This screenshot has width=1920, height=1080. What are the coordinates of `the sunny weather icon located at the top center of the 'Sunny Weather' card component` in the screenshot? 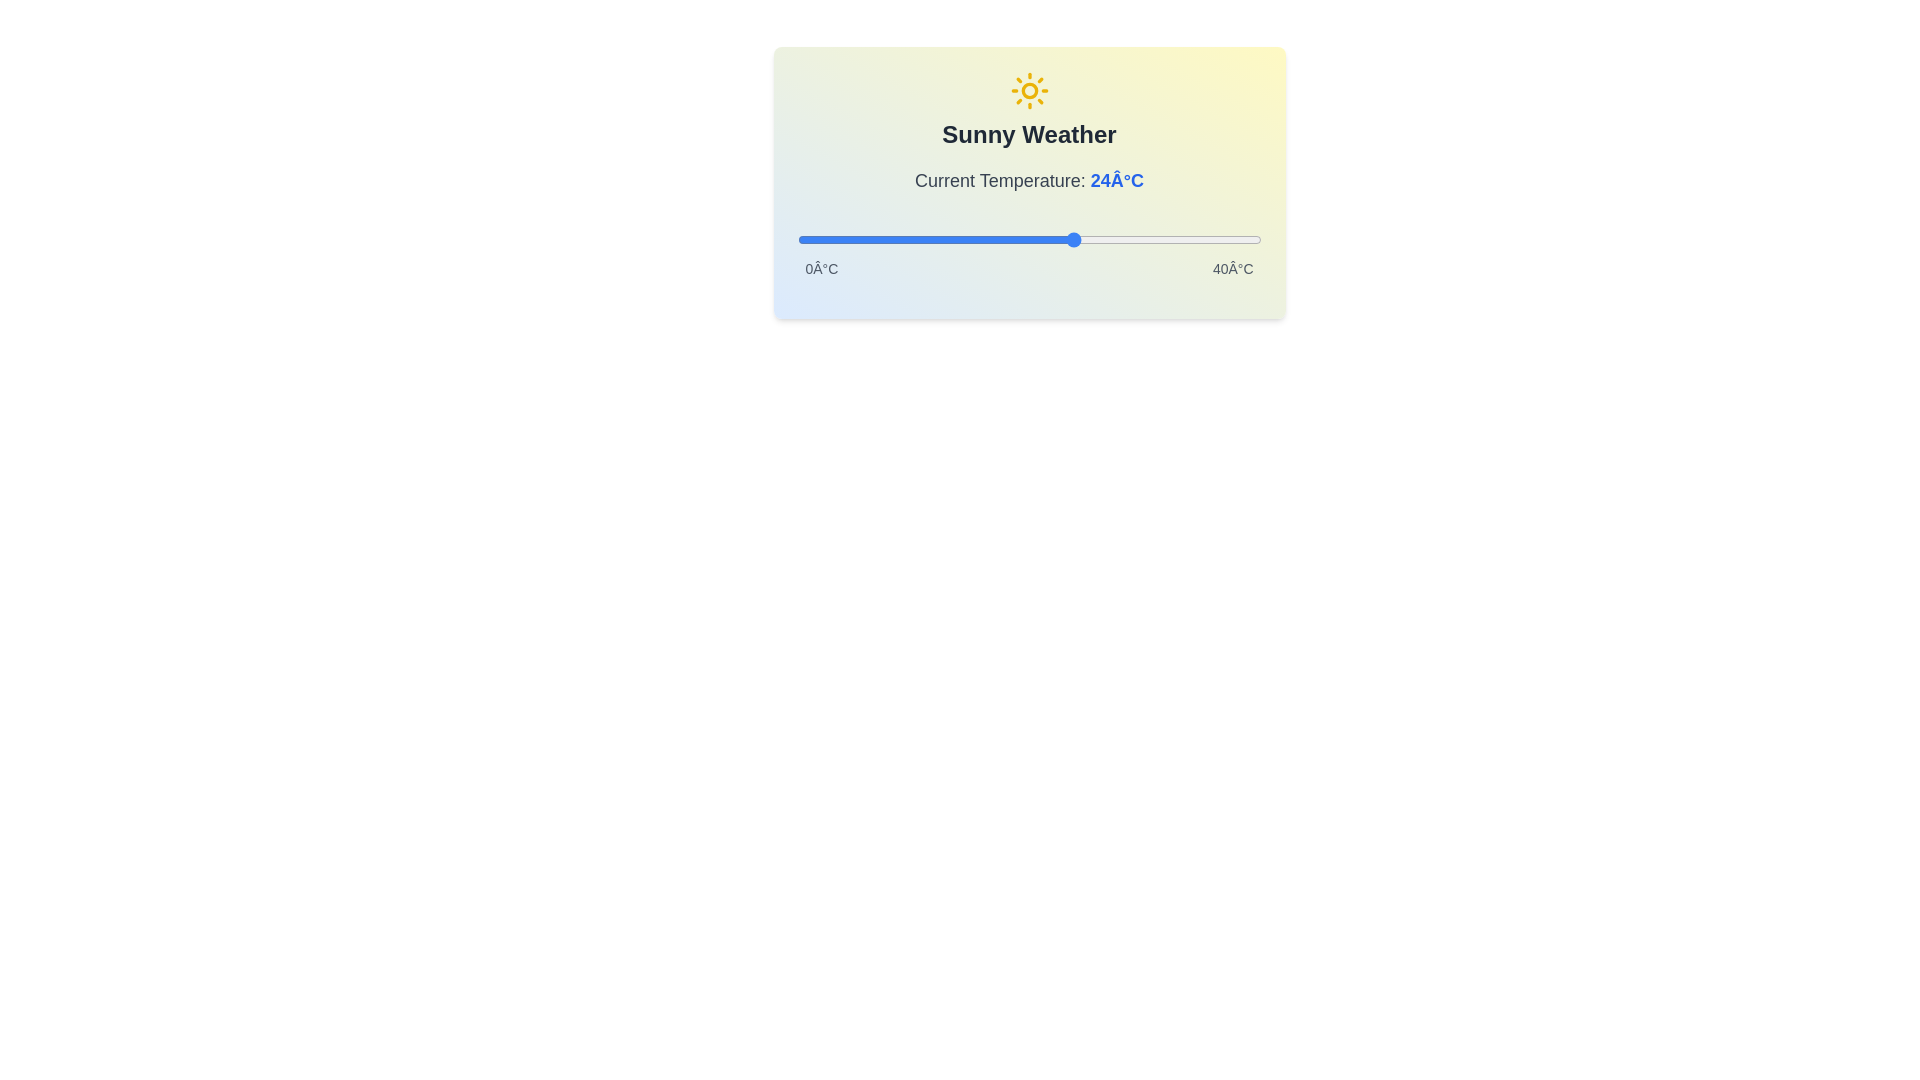 It's located at (1029, 91).